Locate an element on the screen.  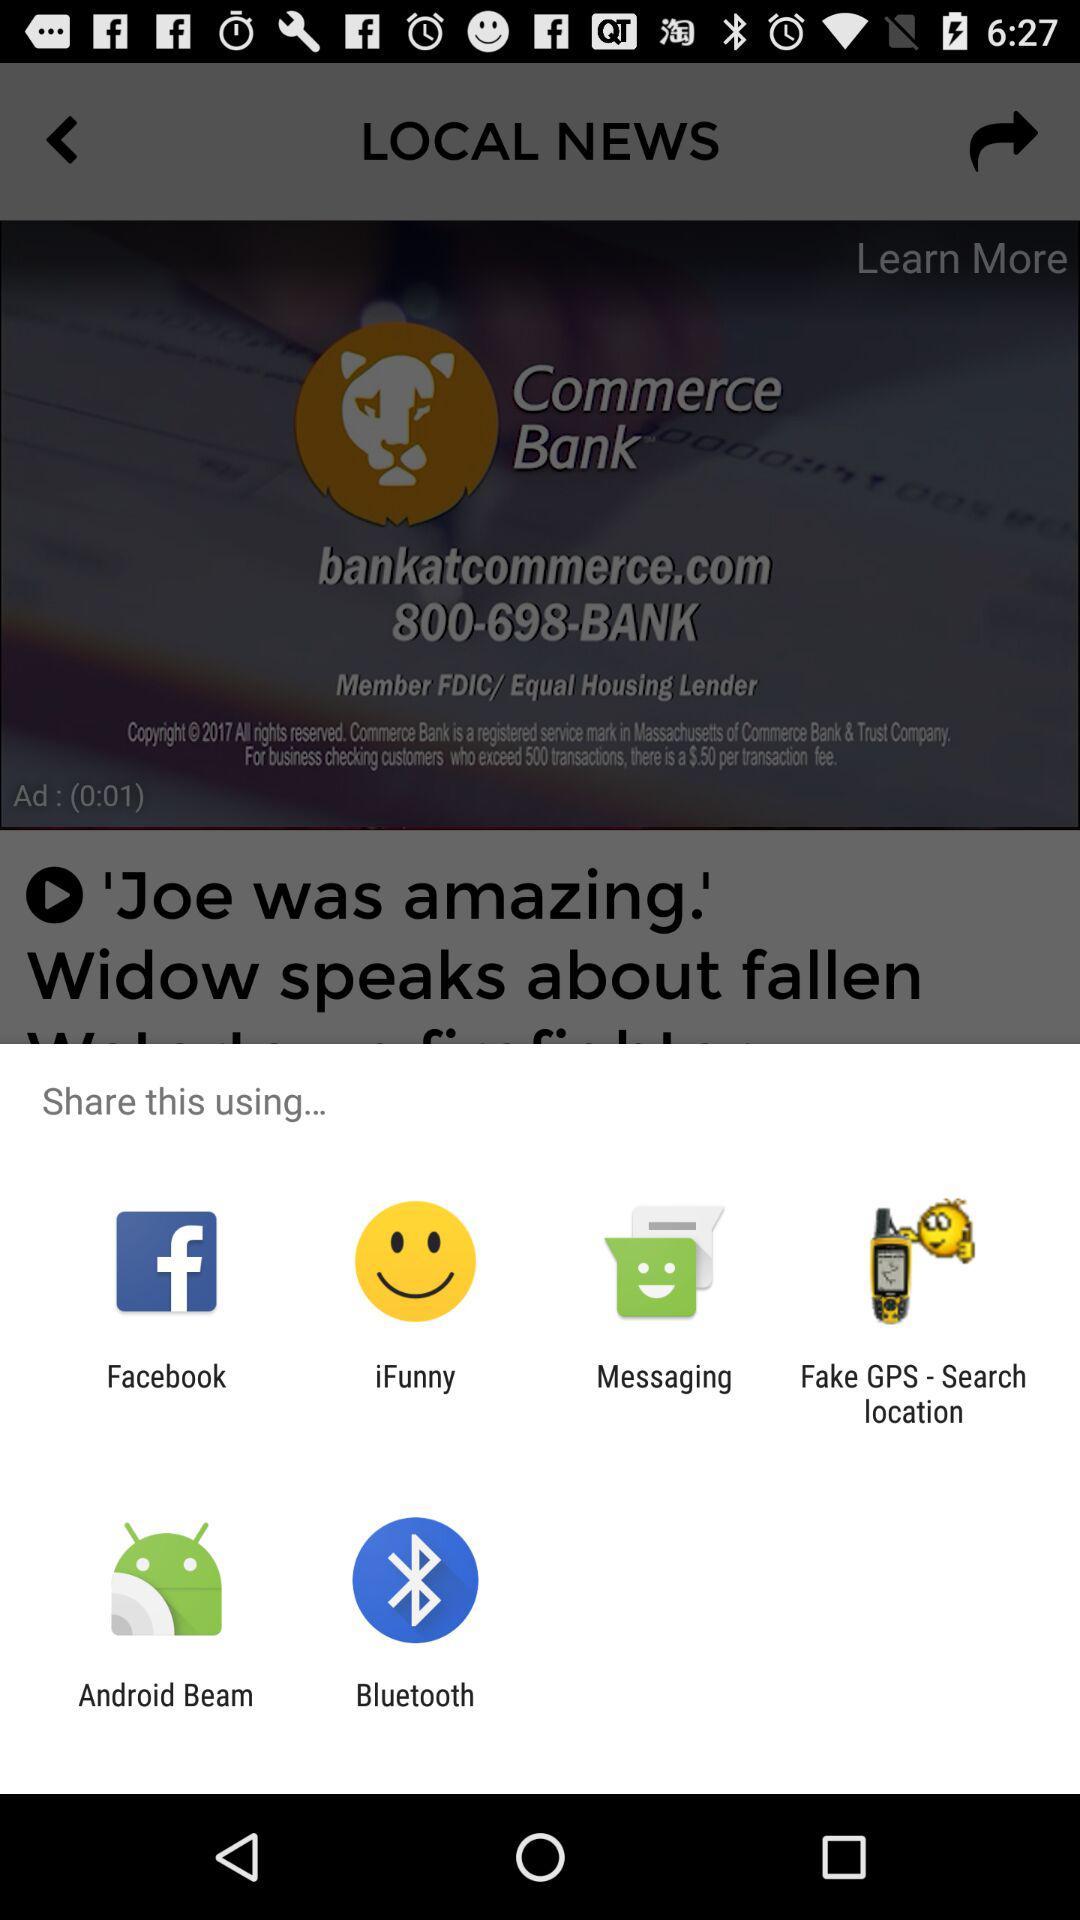
icon to the left of messaging icon is located at coordinates (414, 1392).